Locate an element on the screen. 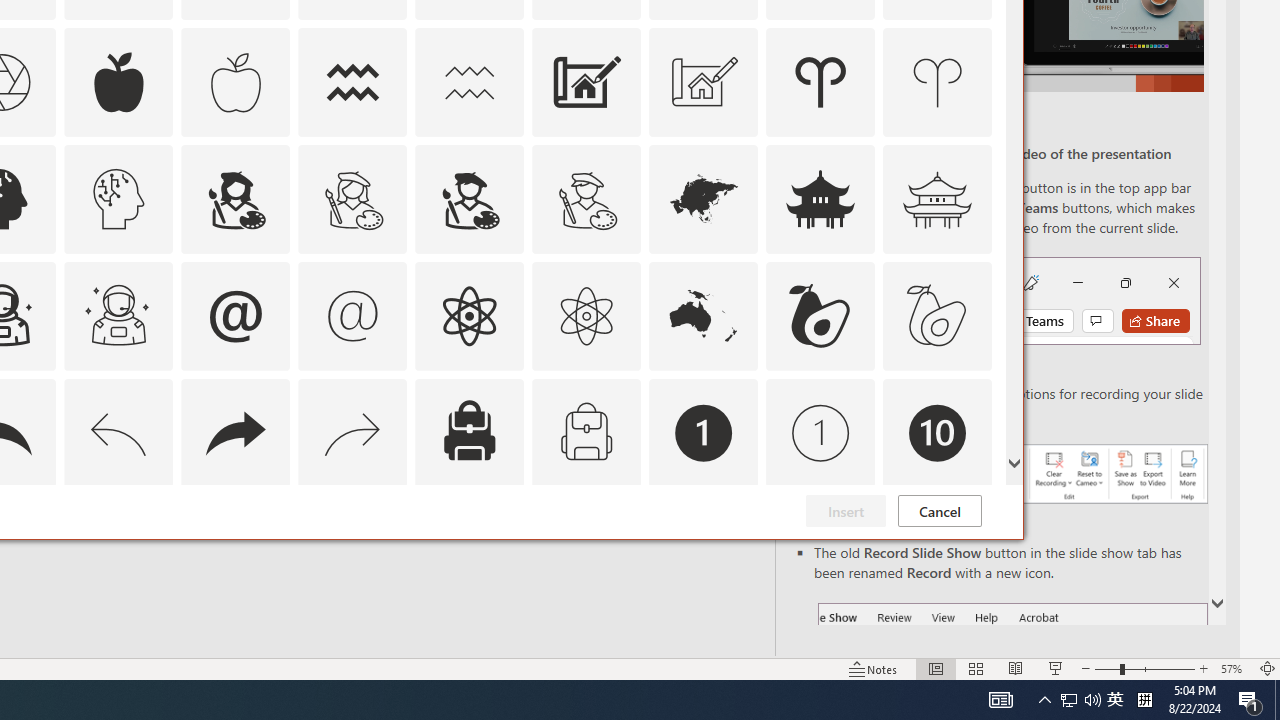 The height and width of the screenshot is (720, 1280). 'AutomationID: Icons_Badge10' is located at coordinates (937, 431).